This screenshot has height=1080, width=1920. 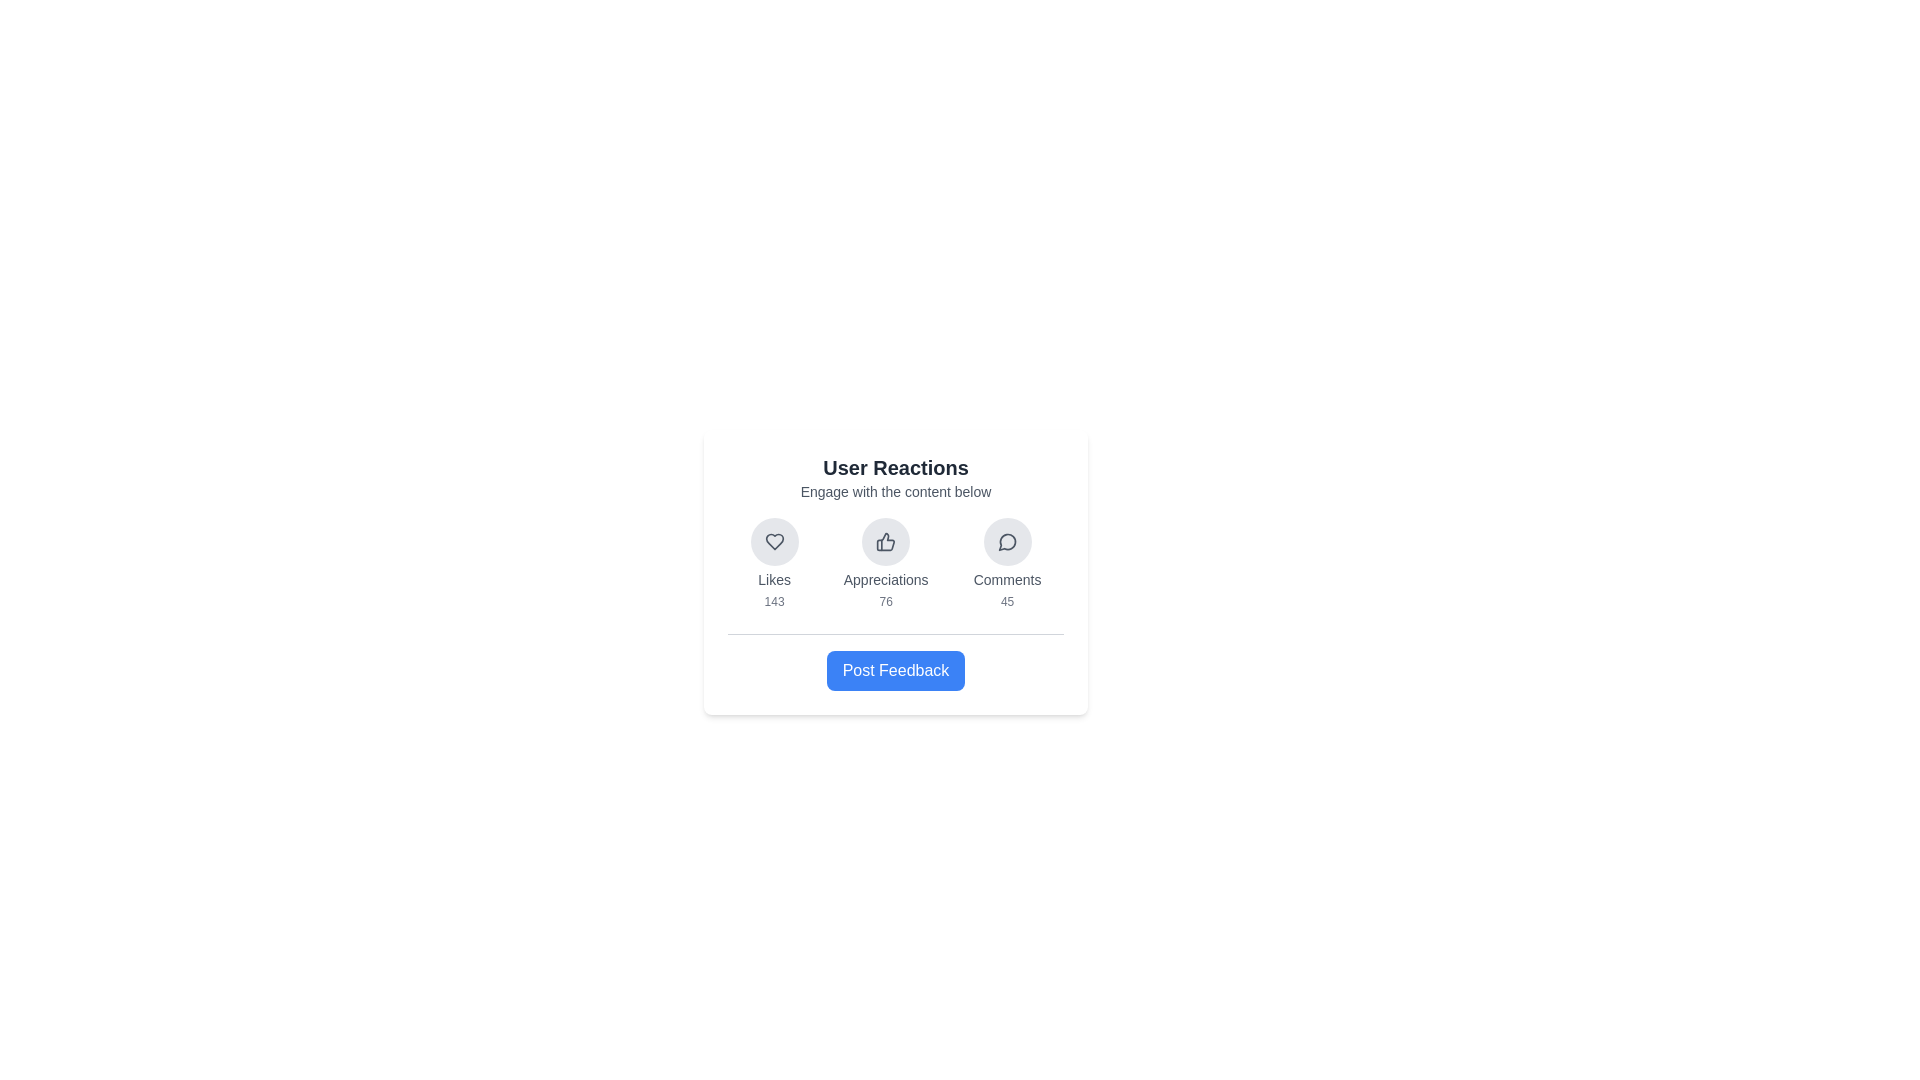 I want to click on the numeric value label showing the count of appreciations, located directly below the thumbs-up icon and the text label 'Appreciations', so click(x=885, y=600).